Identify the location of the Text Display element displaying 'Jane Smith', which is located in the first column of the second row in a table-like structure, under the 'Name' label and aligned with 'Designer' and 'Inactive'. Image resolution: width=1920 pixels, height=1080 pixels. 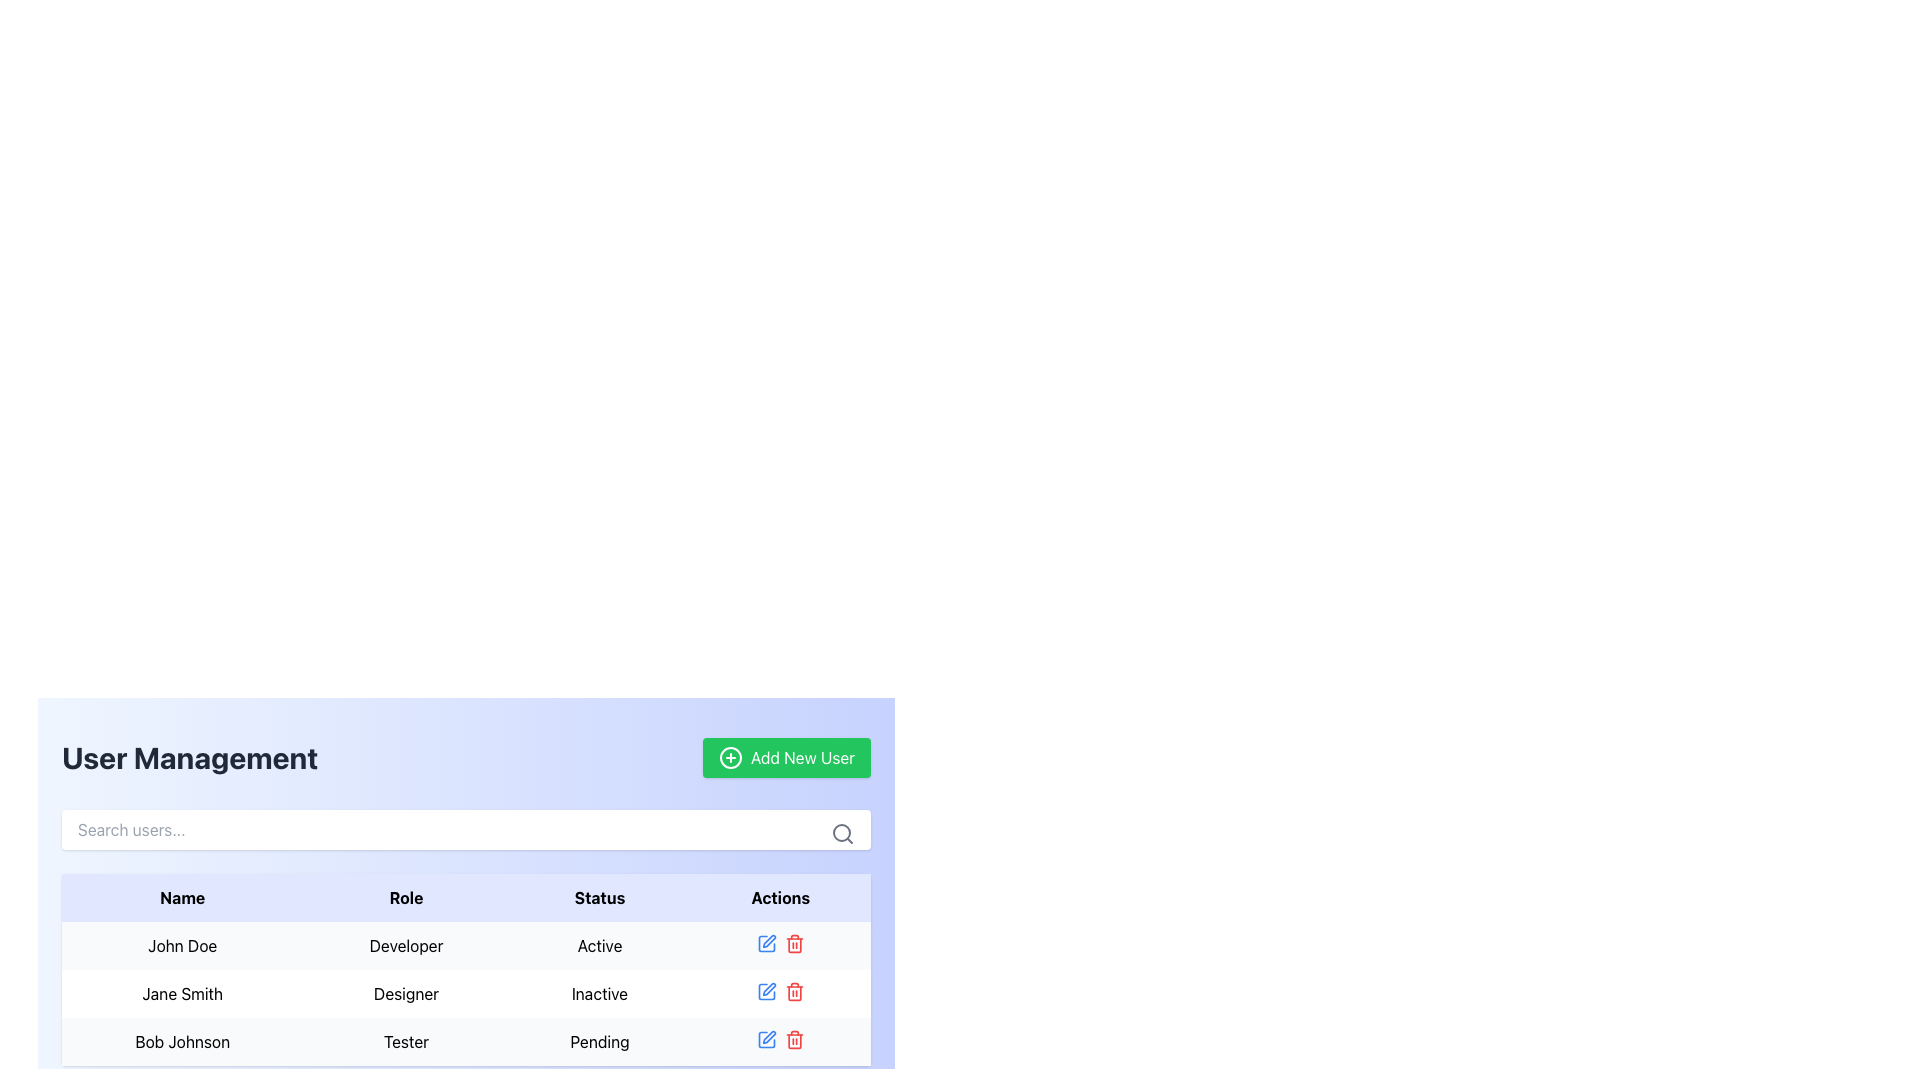
(182, 994).